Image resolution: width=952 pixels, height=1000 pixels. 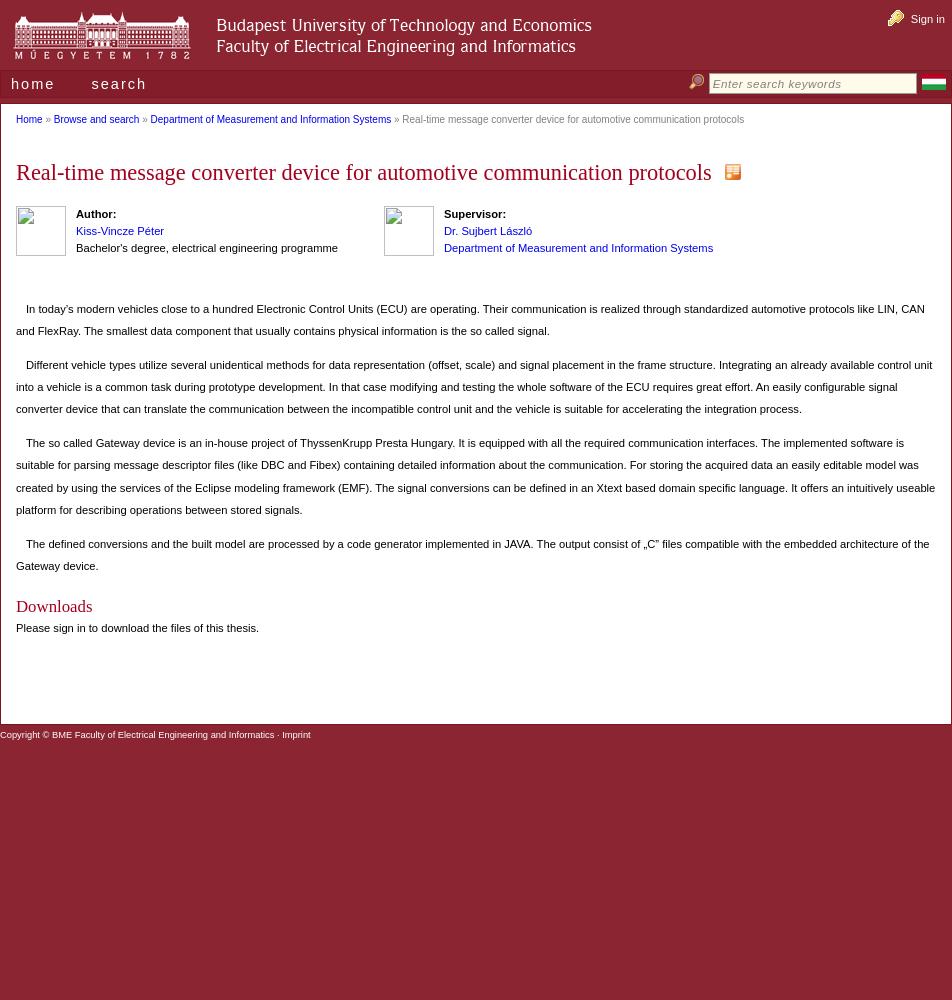 What do you see at coordinates (910, 19) in the screenshot?
I see `'Sign in'` at bounding box center [910, 19].